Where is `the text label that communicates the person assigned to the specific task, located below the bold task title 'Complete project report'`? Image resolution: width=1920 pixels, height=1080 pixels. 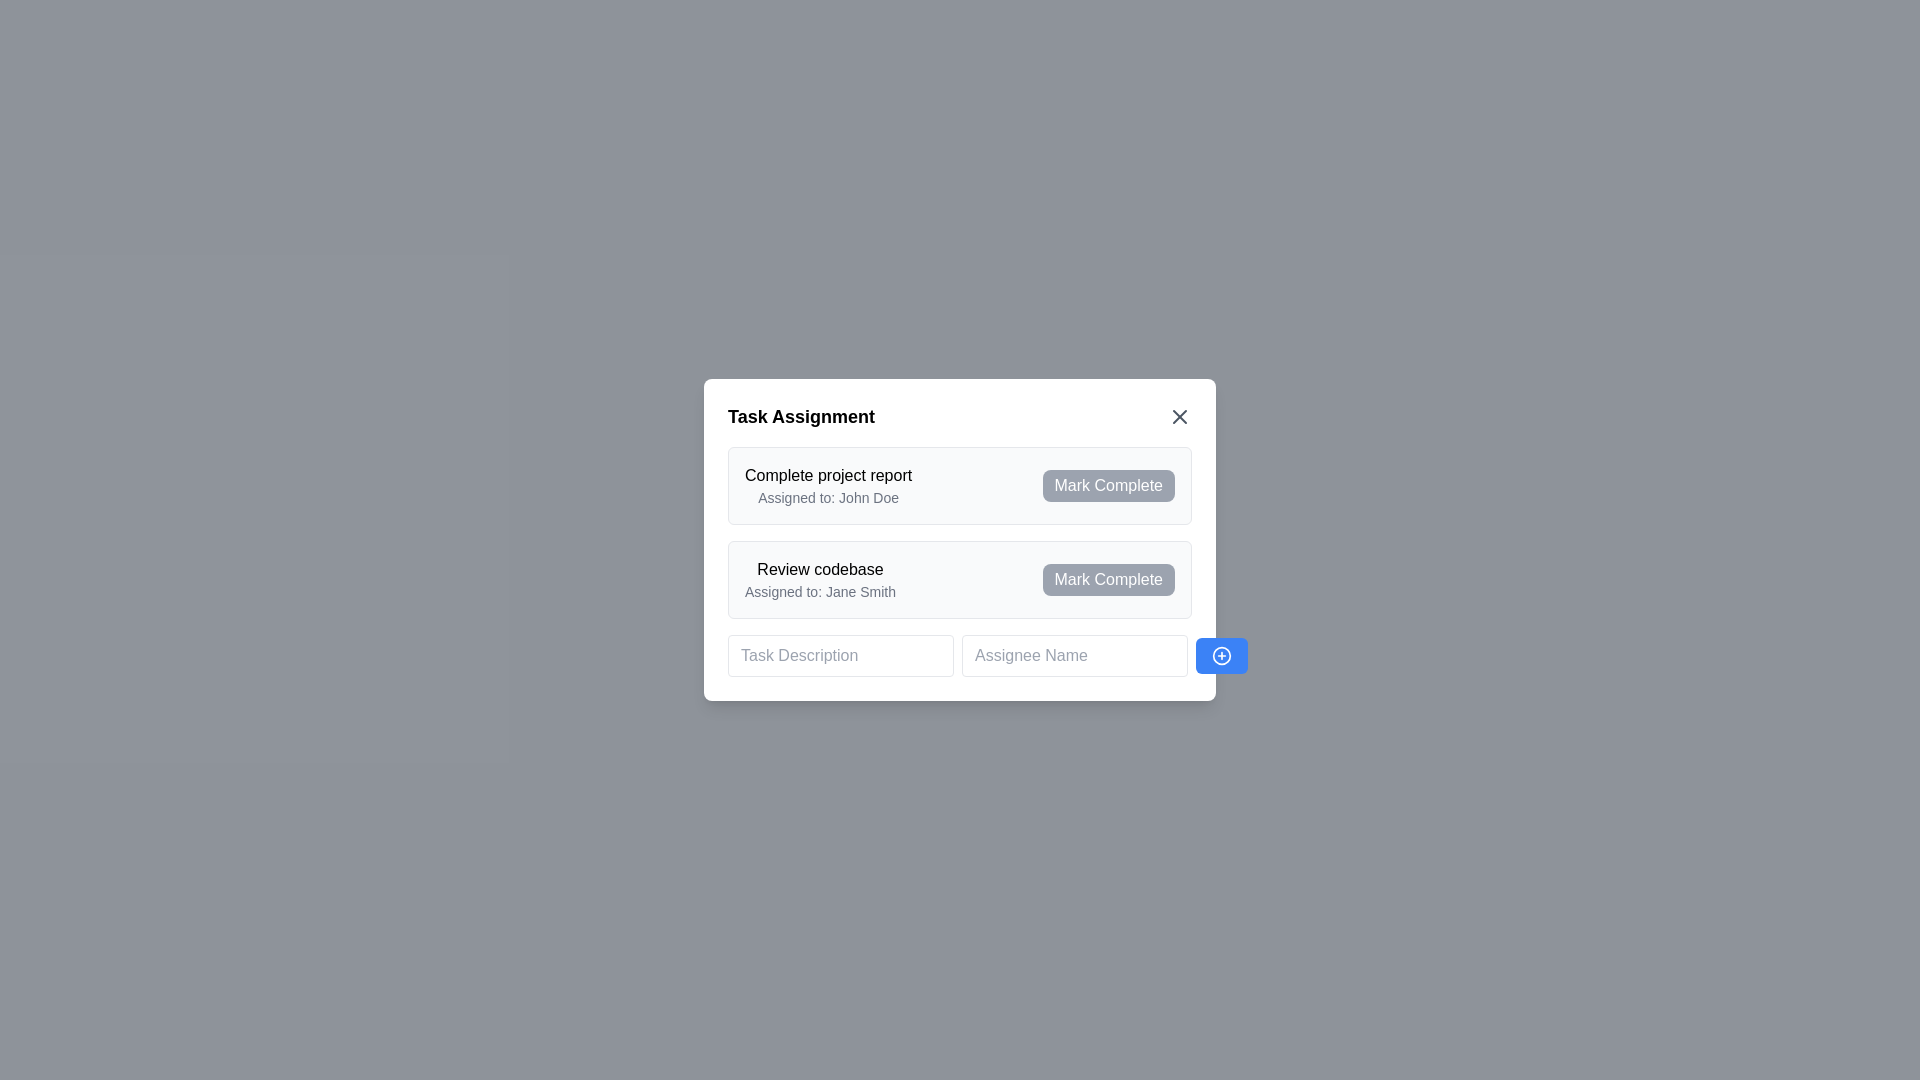
the text label that communicates the person assigned to the specific task, located below the bold task title 'Complete project report' is located at coordinates (828, 496).